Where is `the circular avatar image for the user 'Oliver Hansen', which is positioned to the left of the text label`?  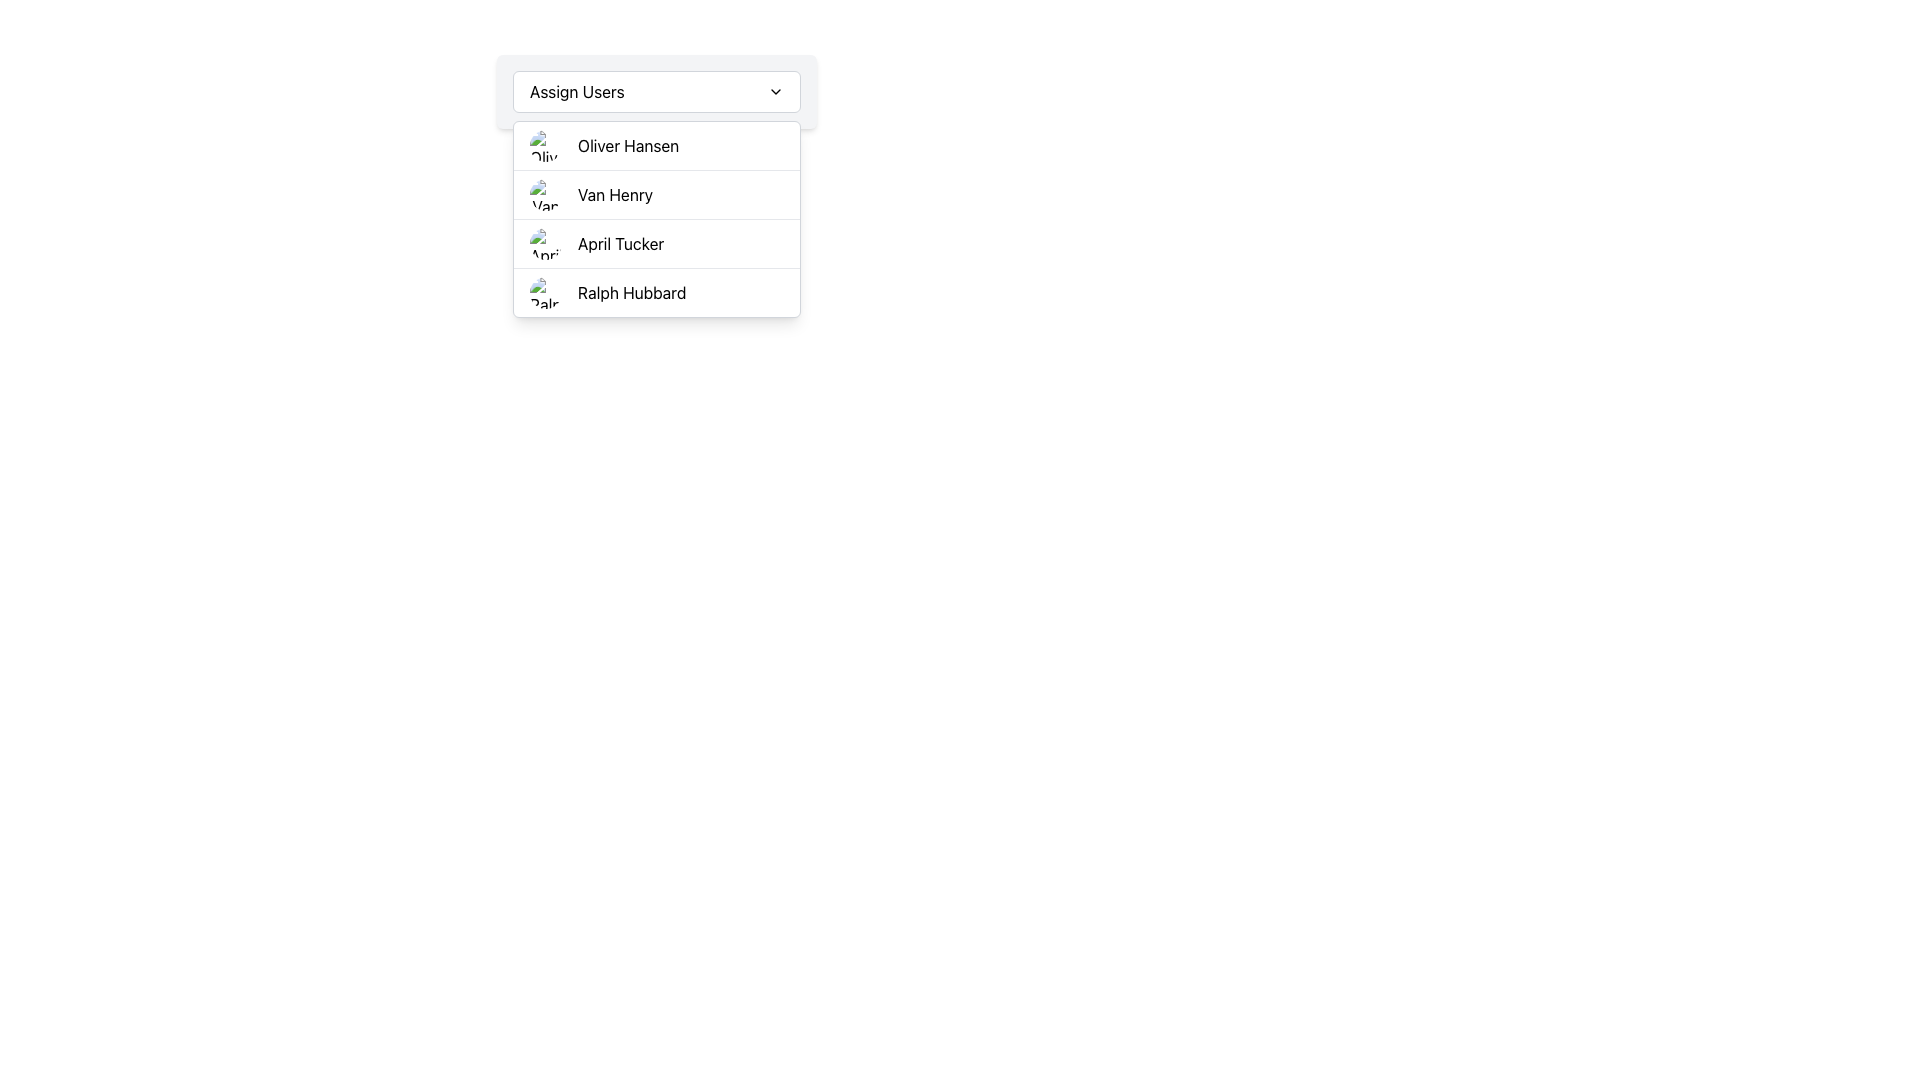 the circular avatar image for the user 'Oliver Hansen', which is positioned to the left of the text label is located at coordinates (546, 145).